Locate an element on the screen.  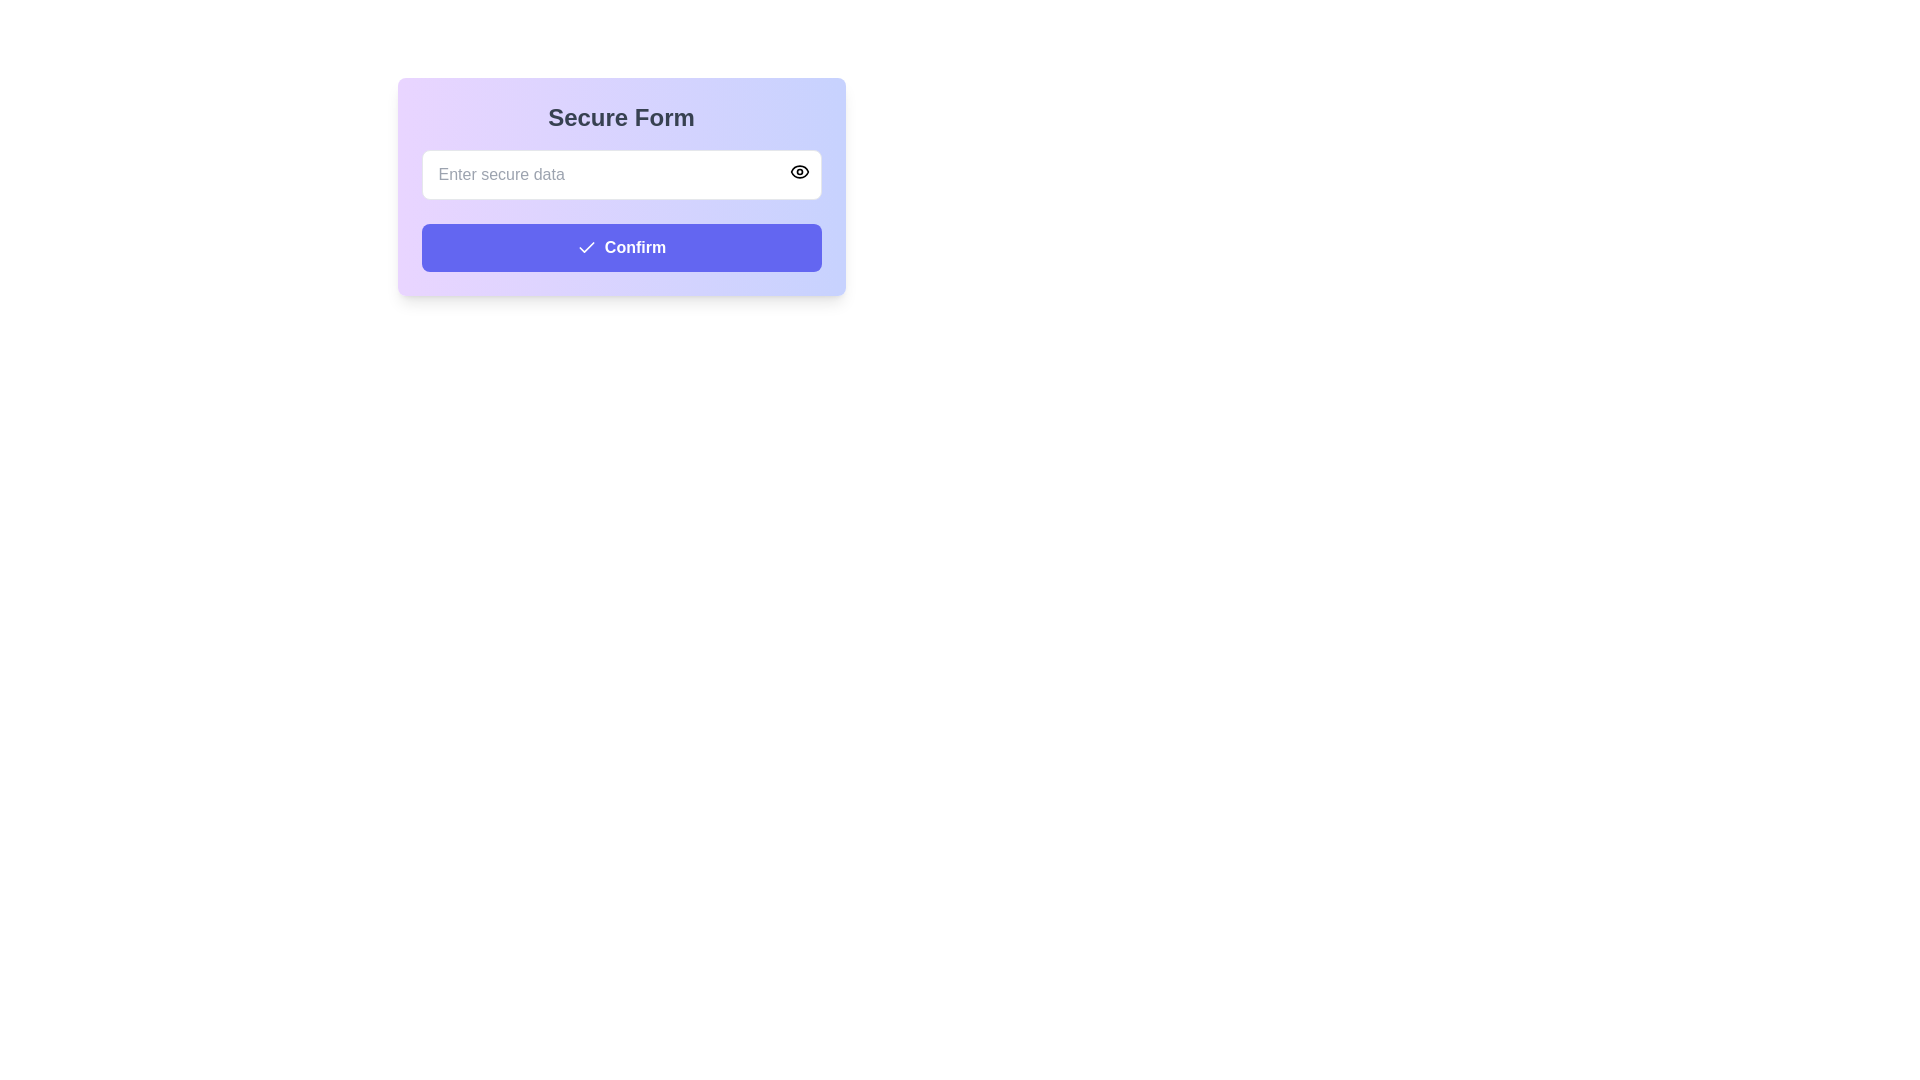
the SVG checkmark icon that is part of the 'Confirm' button, indicating a positive affirmation is located at coordinates (585, 246).